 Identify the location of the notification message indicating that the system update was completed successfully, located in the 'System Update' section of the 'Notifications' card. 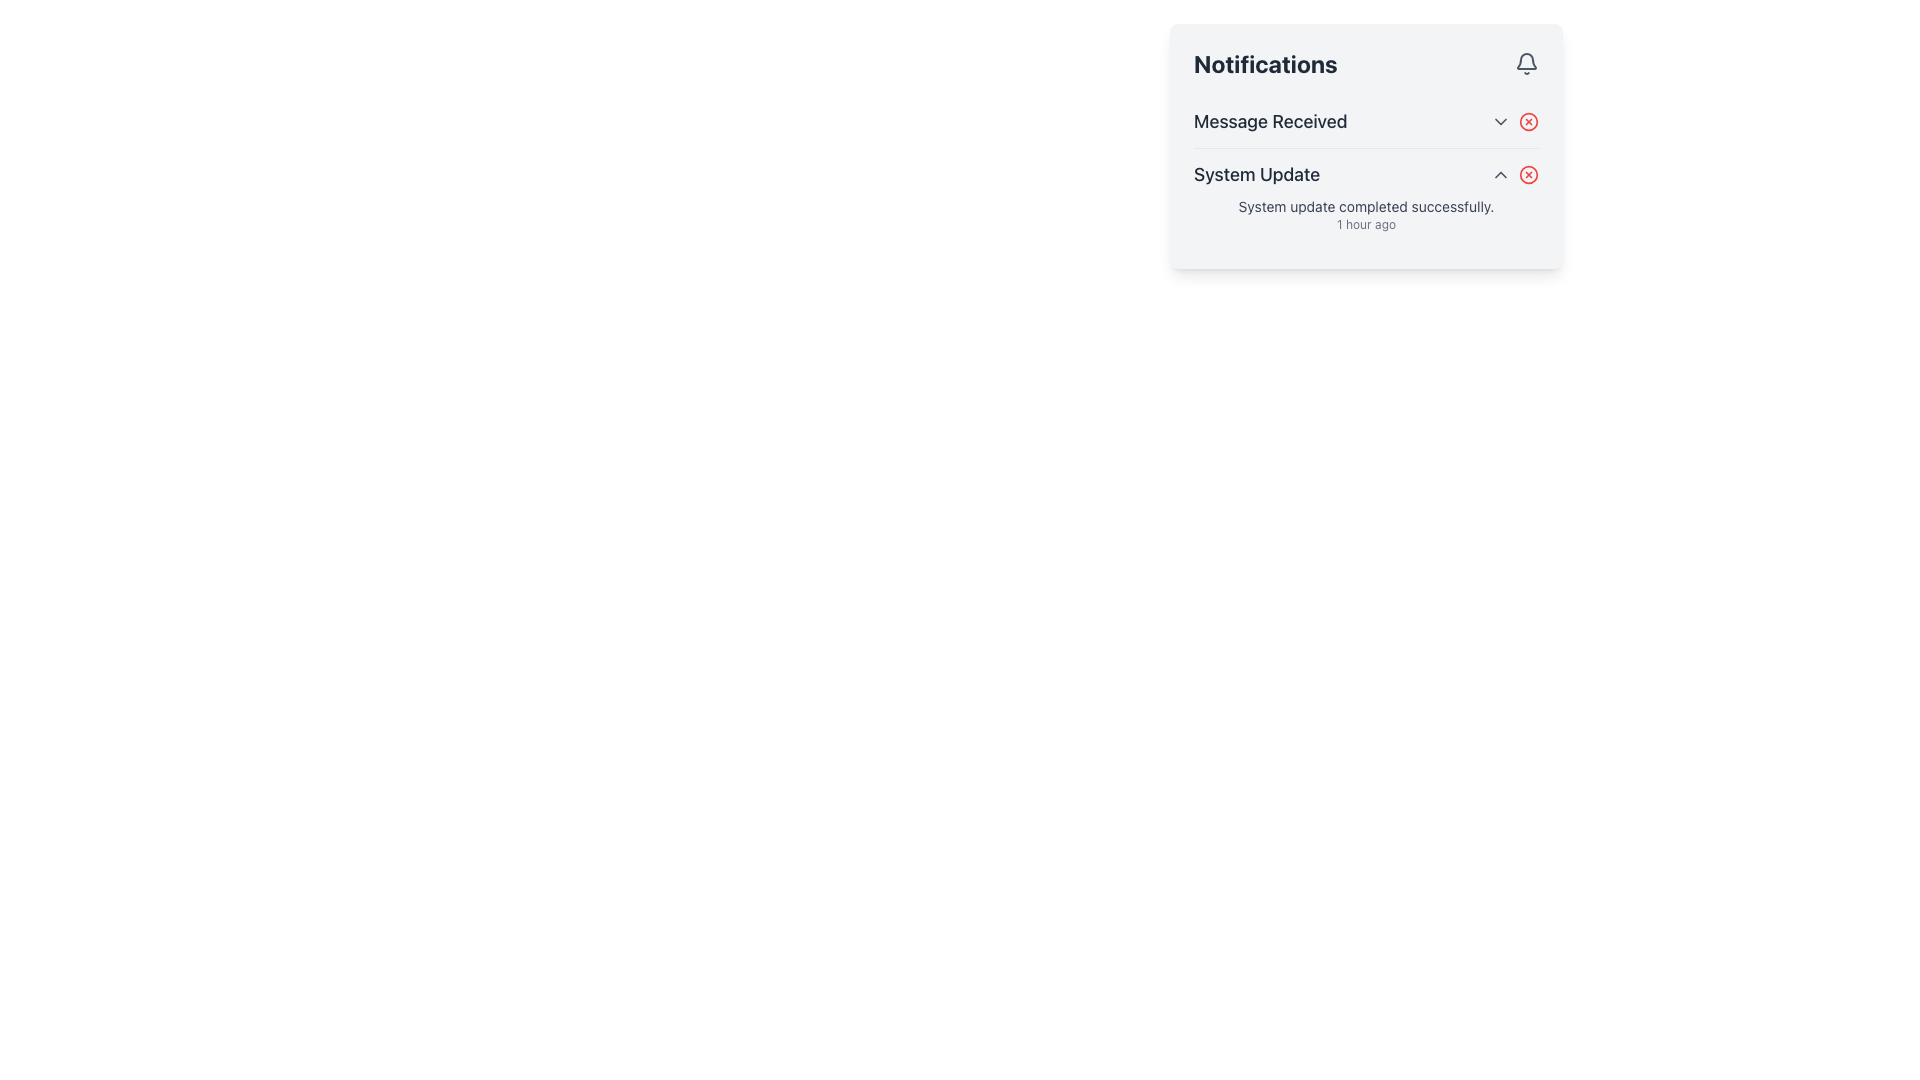
(1365, 207).